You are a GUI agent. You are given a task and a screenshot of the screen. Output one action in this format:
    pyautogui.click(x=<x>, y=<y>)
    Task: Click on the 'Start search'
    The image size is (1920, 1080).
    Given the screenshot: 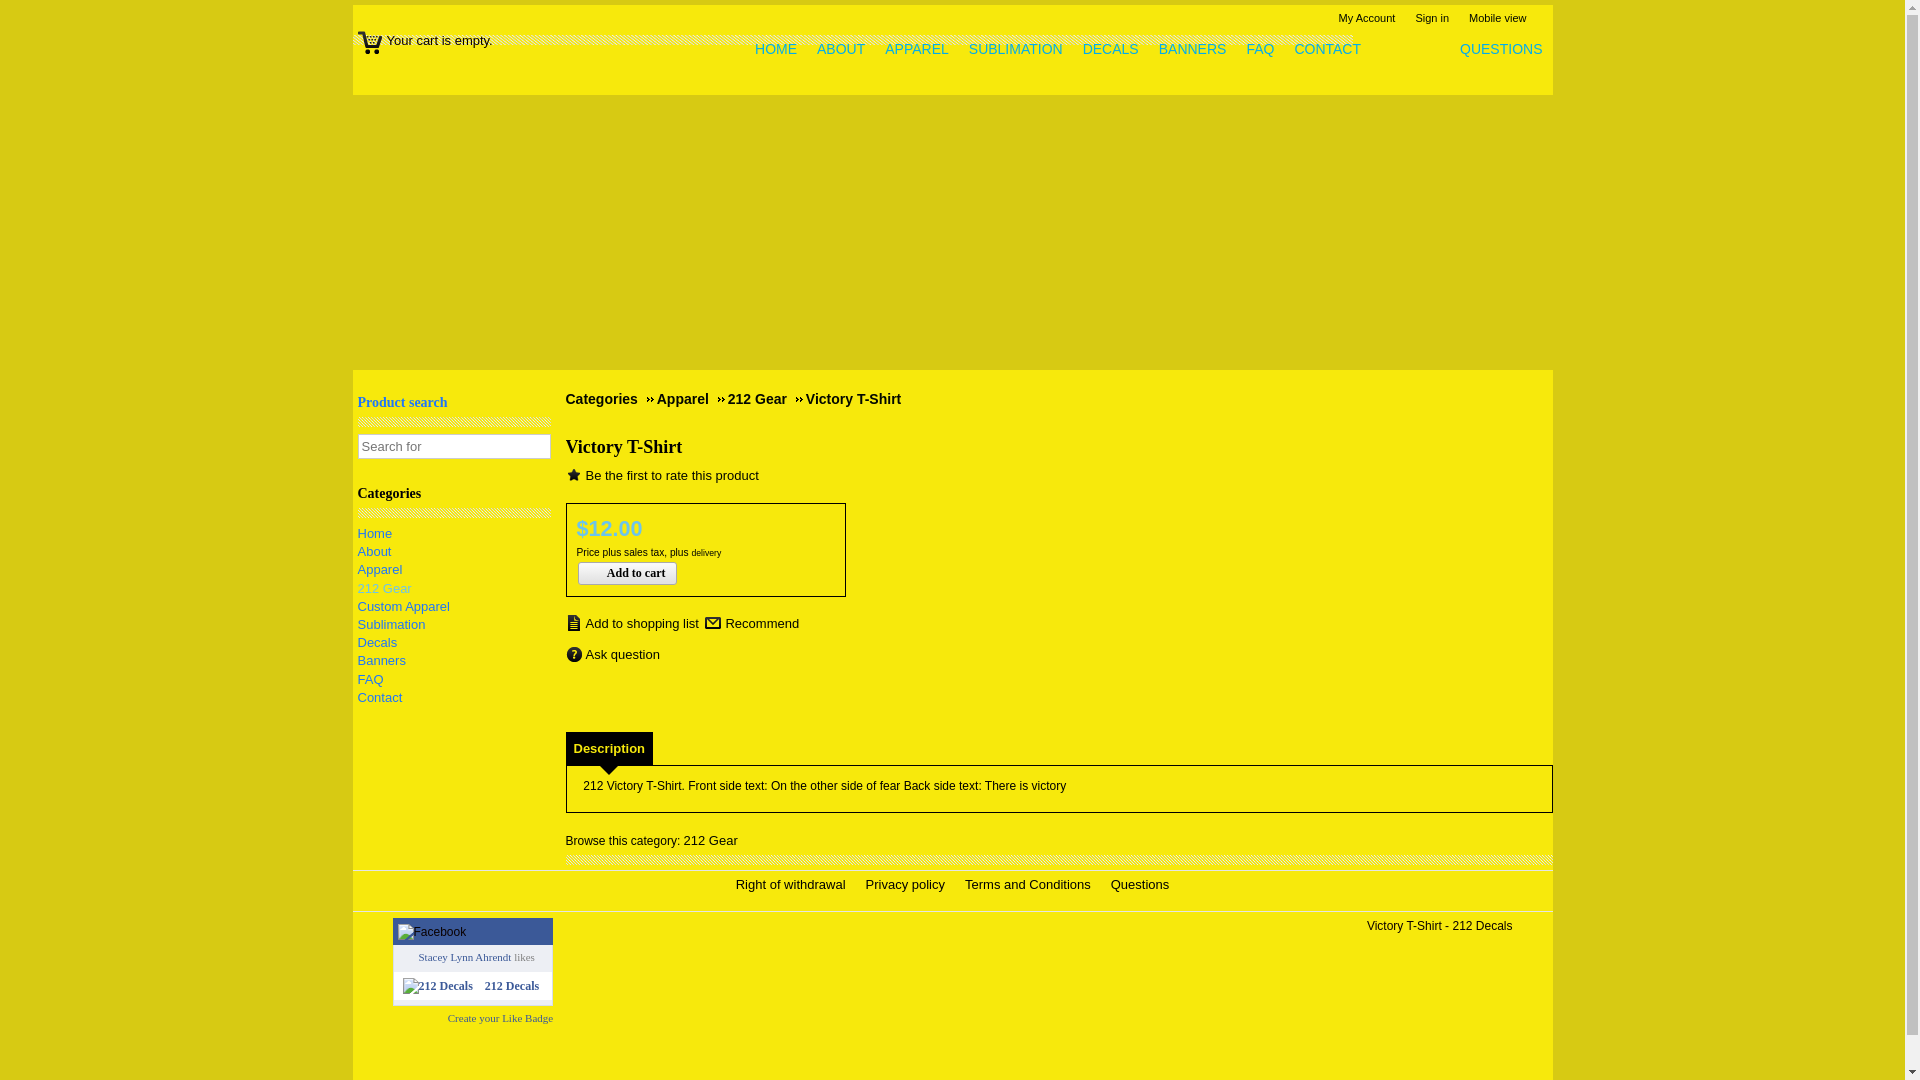 What is the action you would take?
    pyautogui.click(x=532, y=446)
    